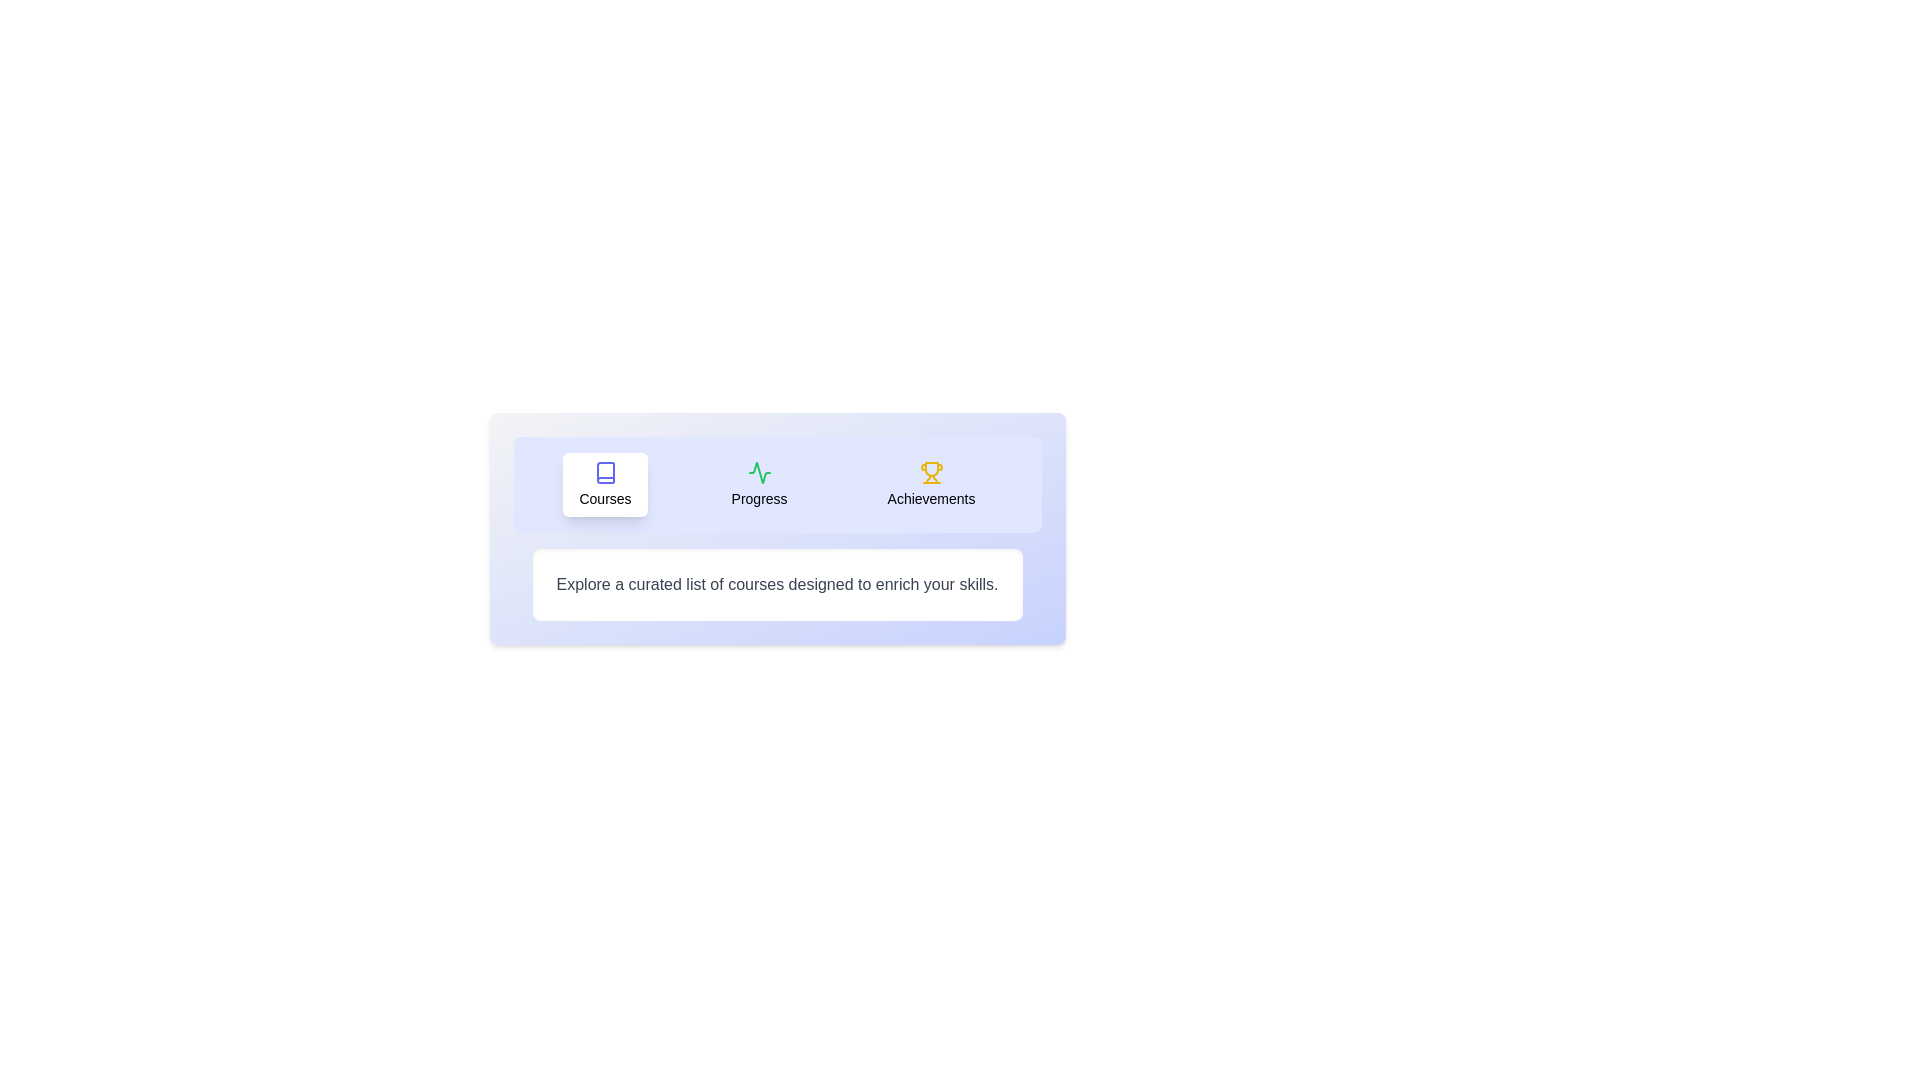 Image resolution: width=1920 pixels, height=1080 pixels. Describe the element at coordinates (930, 485) in the screenshot. I see `the Achievements tab by clicking on its button` at that location.